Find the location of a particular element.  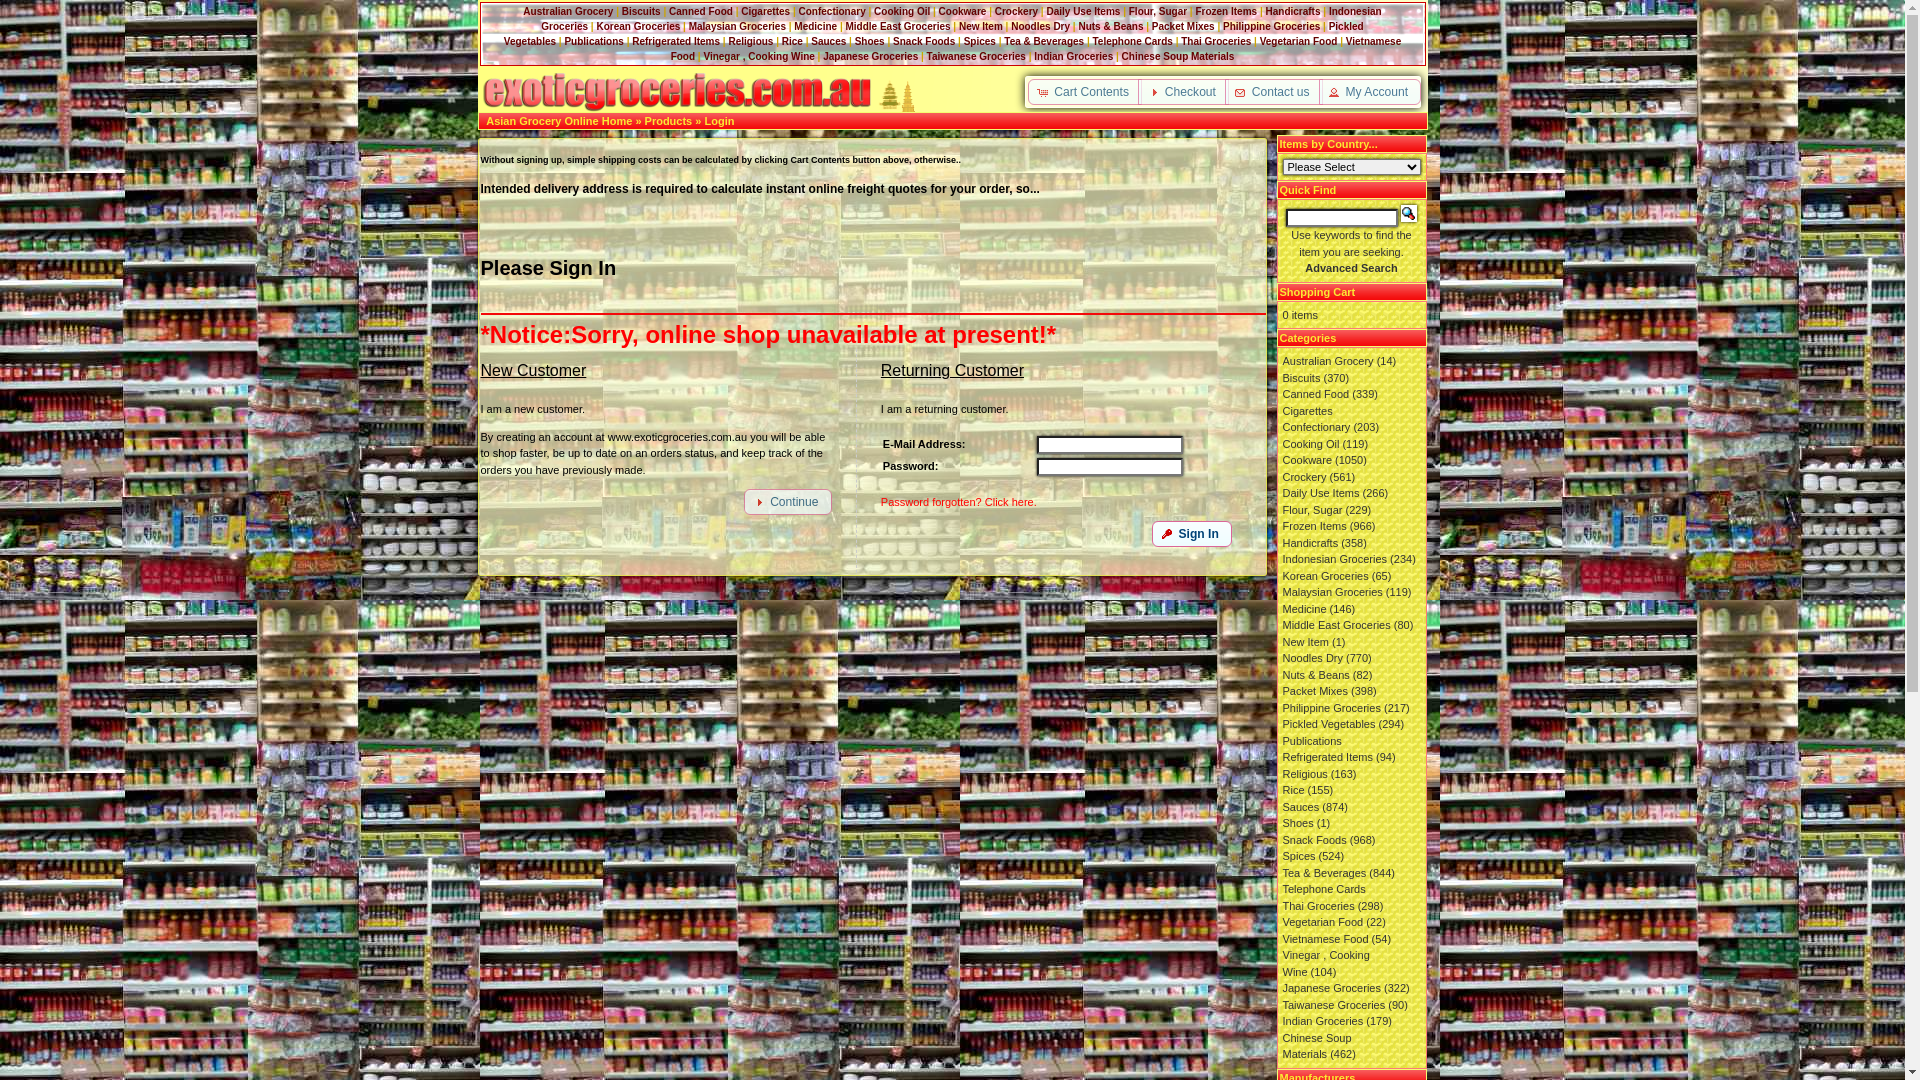

'Australian Grocery' is located at coordinates (566, 11).